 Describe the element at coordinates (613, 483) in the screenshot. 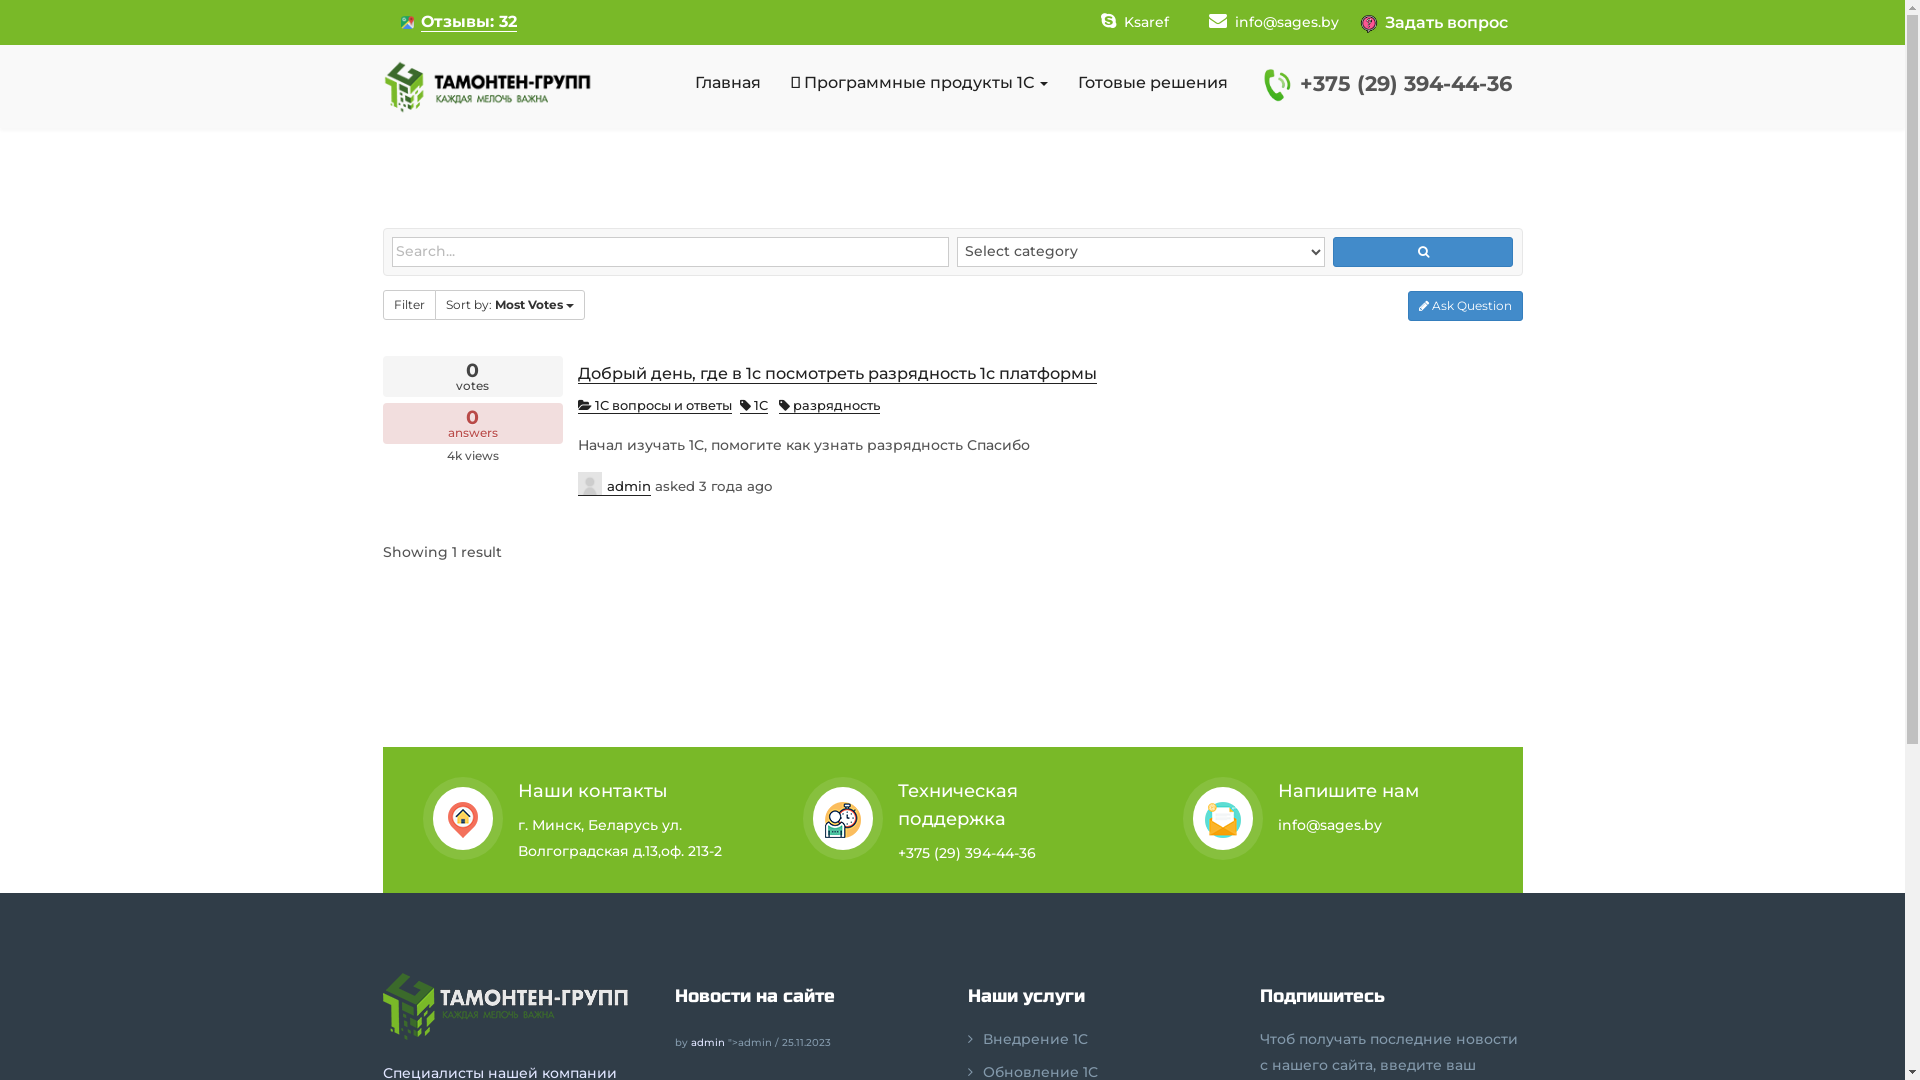

I see `'admin'` at that location.